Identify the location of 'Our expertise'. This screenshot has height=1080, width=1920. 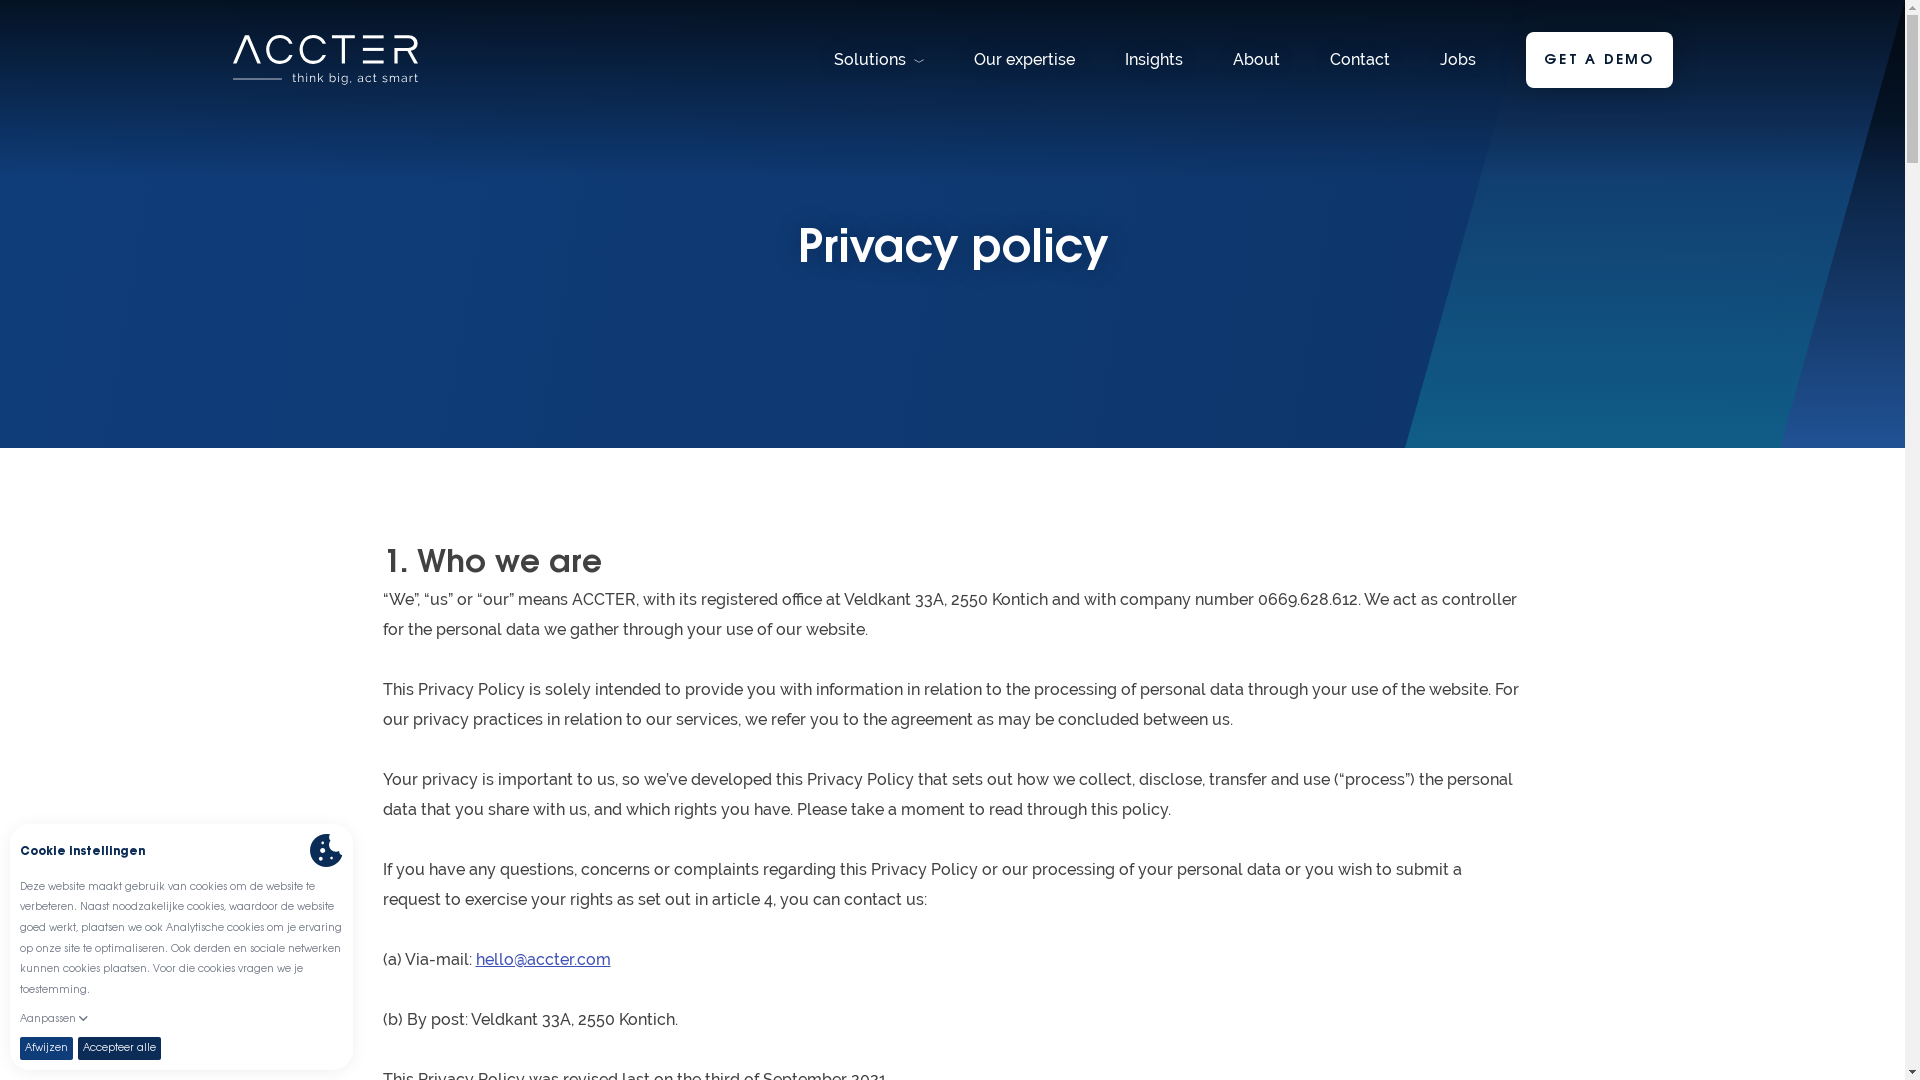
(974, 59).